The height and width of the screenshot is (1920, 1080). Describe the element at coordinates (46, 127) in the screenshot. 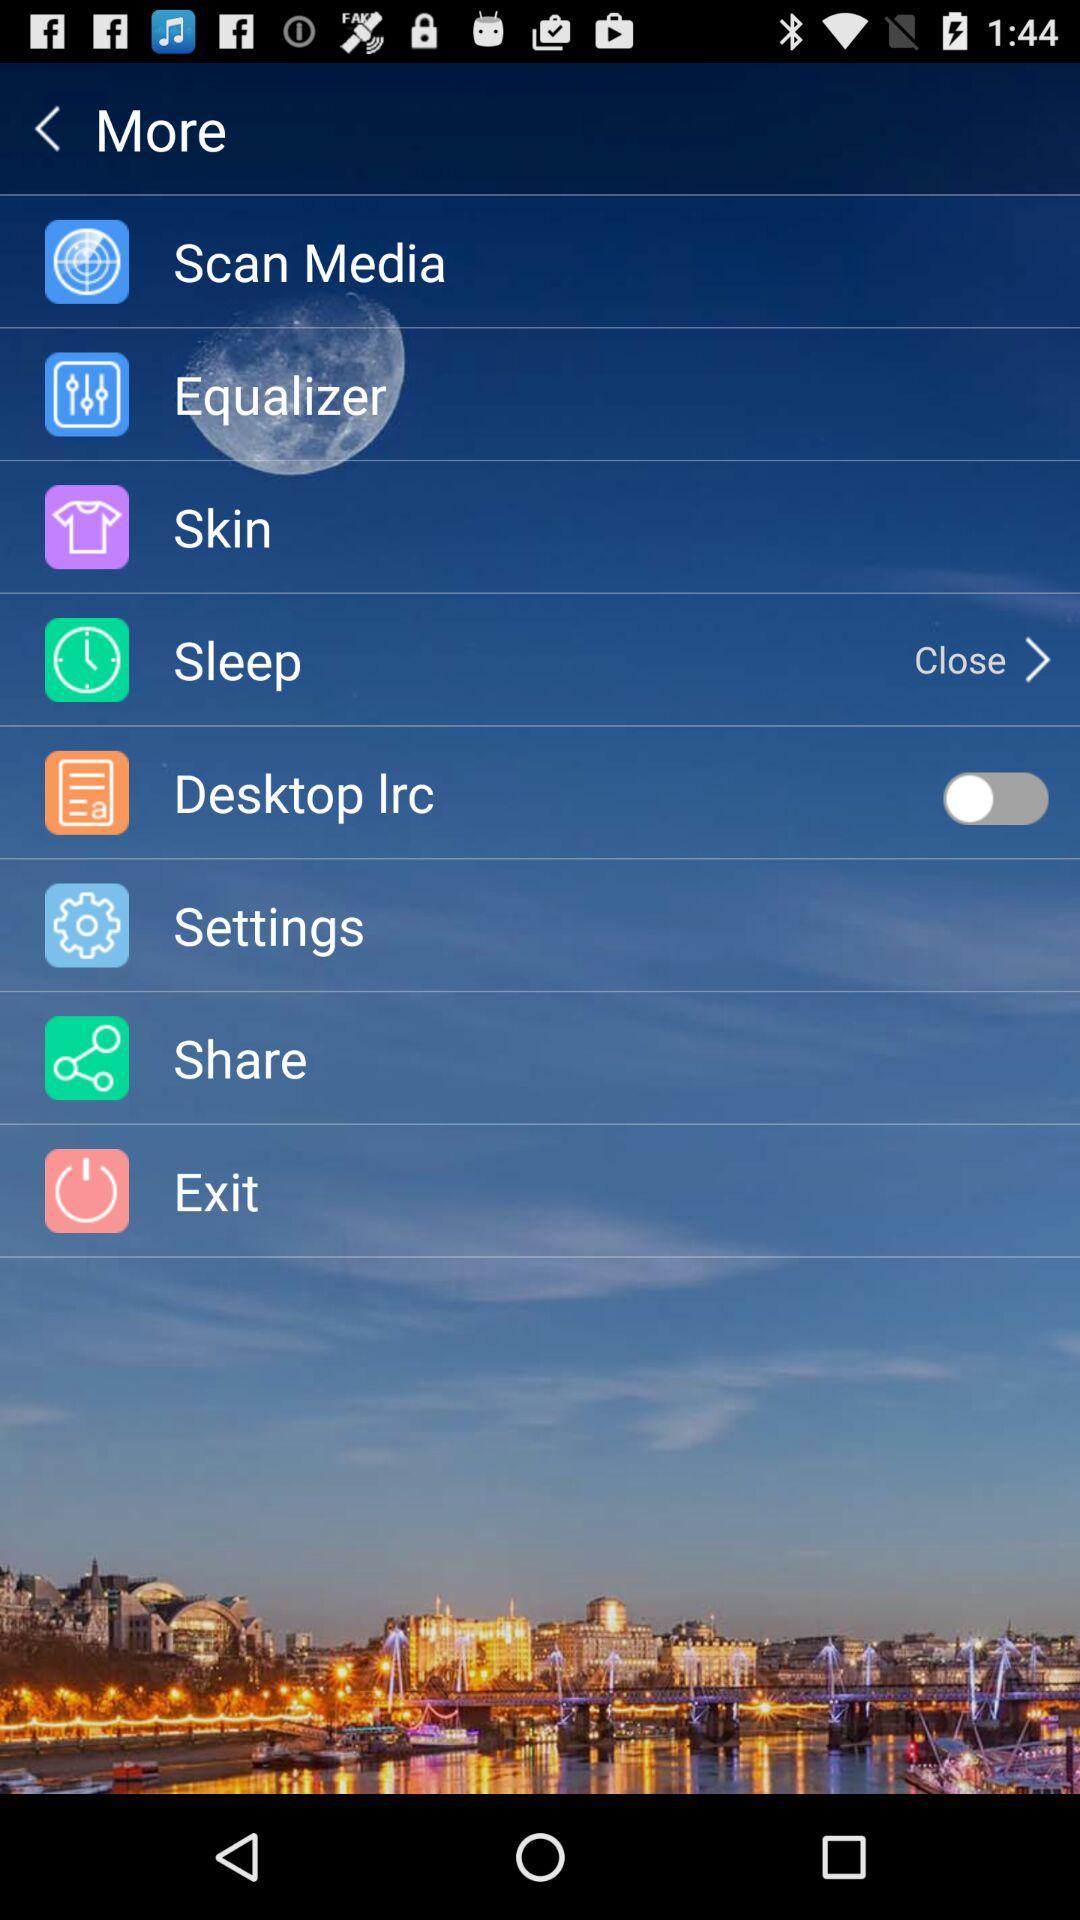

I see `the icon to the left of the more icon` at that location.